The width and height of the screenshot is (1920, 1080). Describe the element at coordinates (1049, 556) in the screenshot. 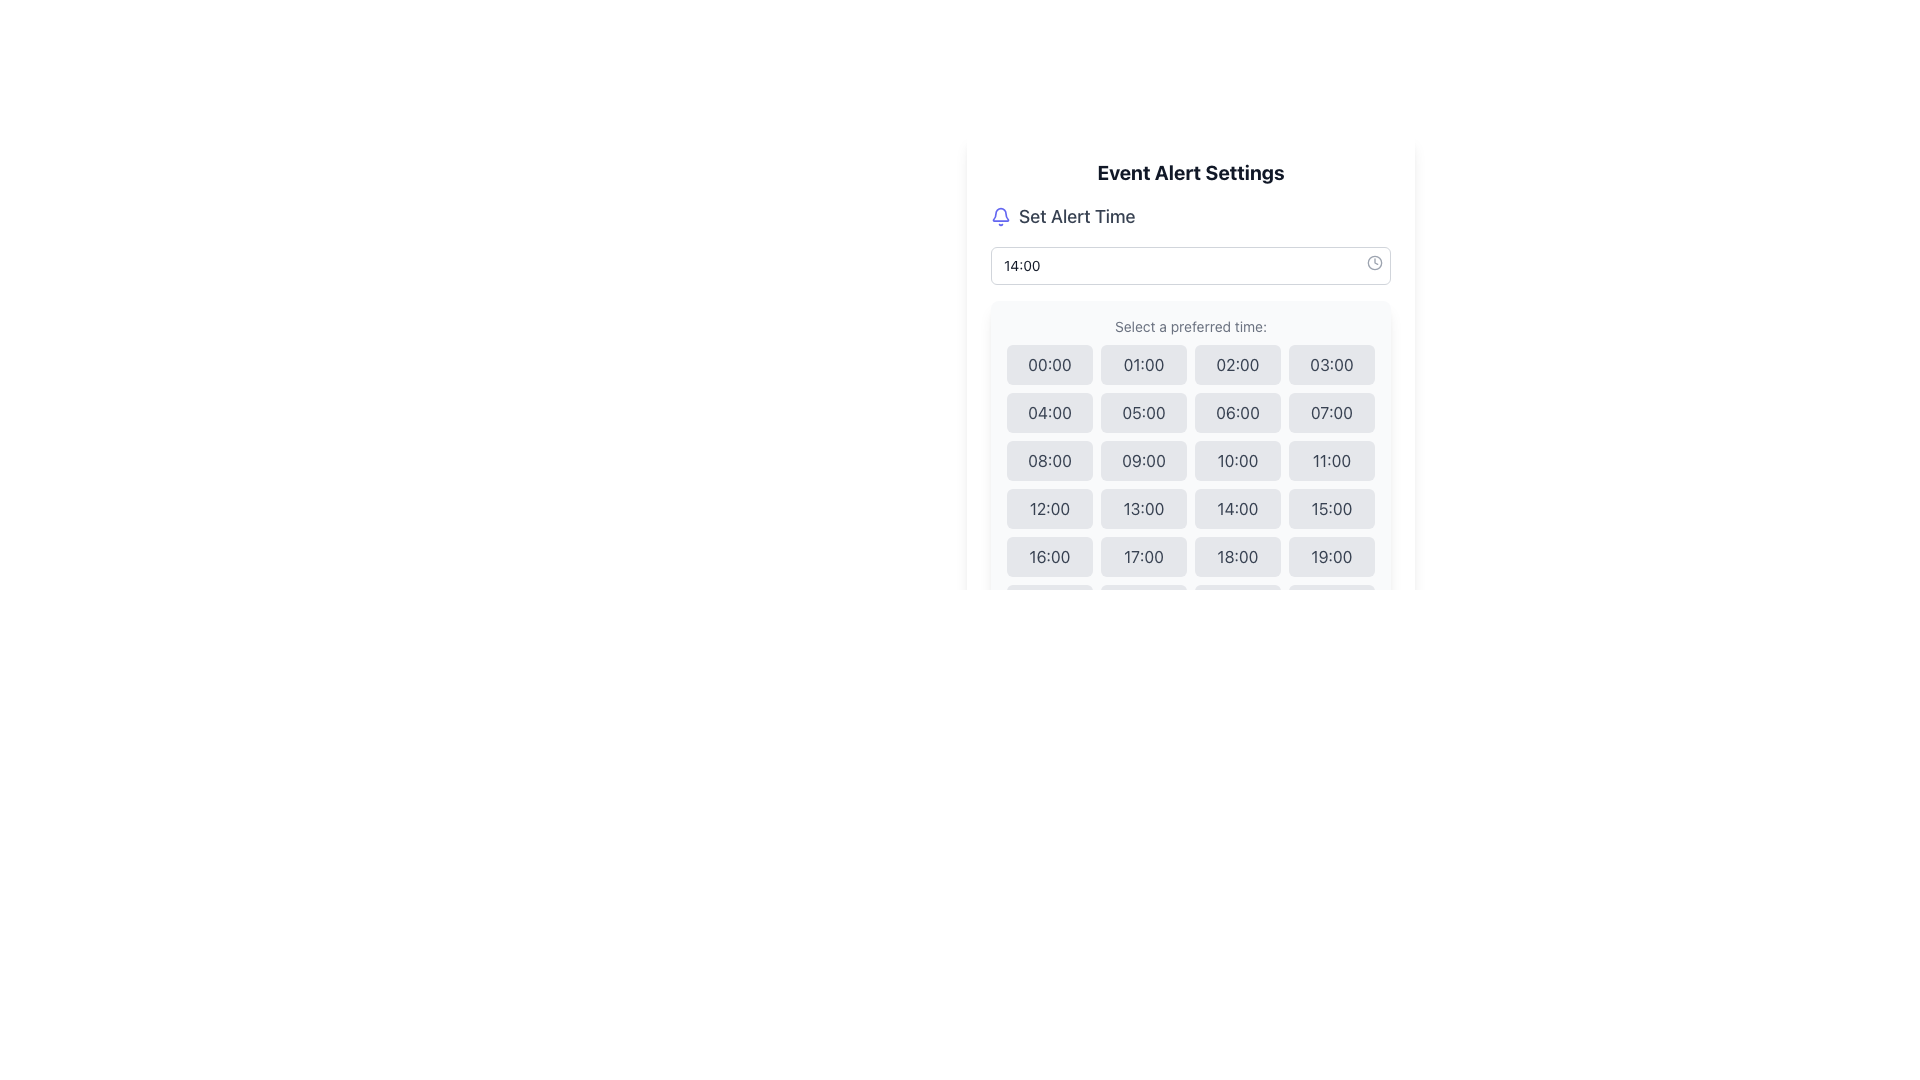

I see `the rectangular button with rounded corners labeled '16:00'` at that location.